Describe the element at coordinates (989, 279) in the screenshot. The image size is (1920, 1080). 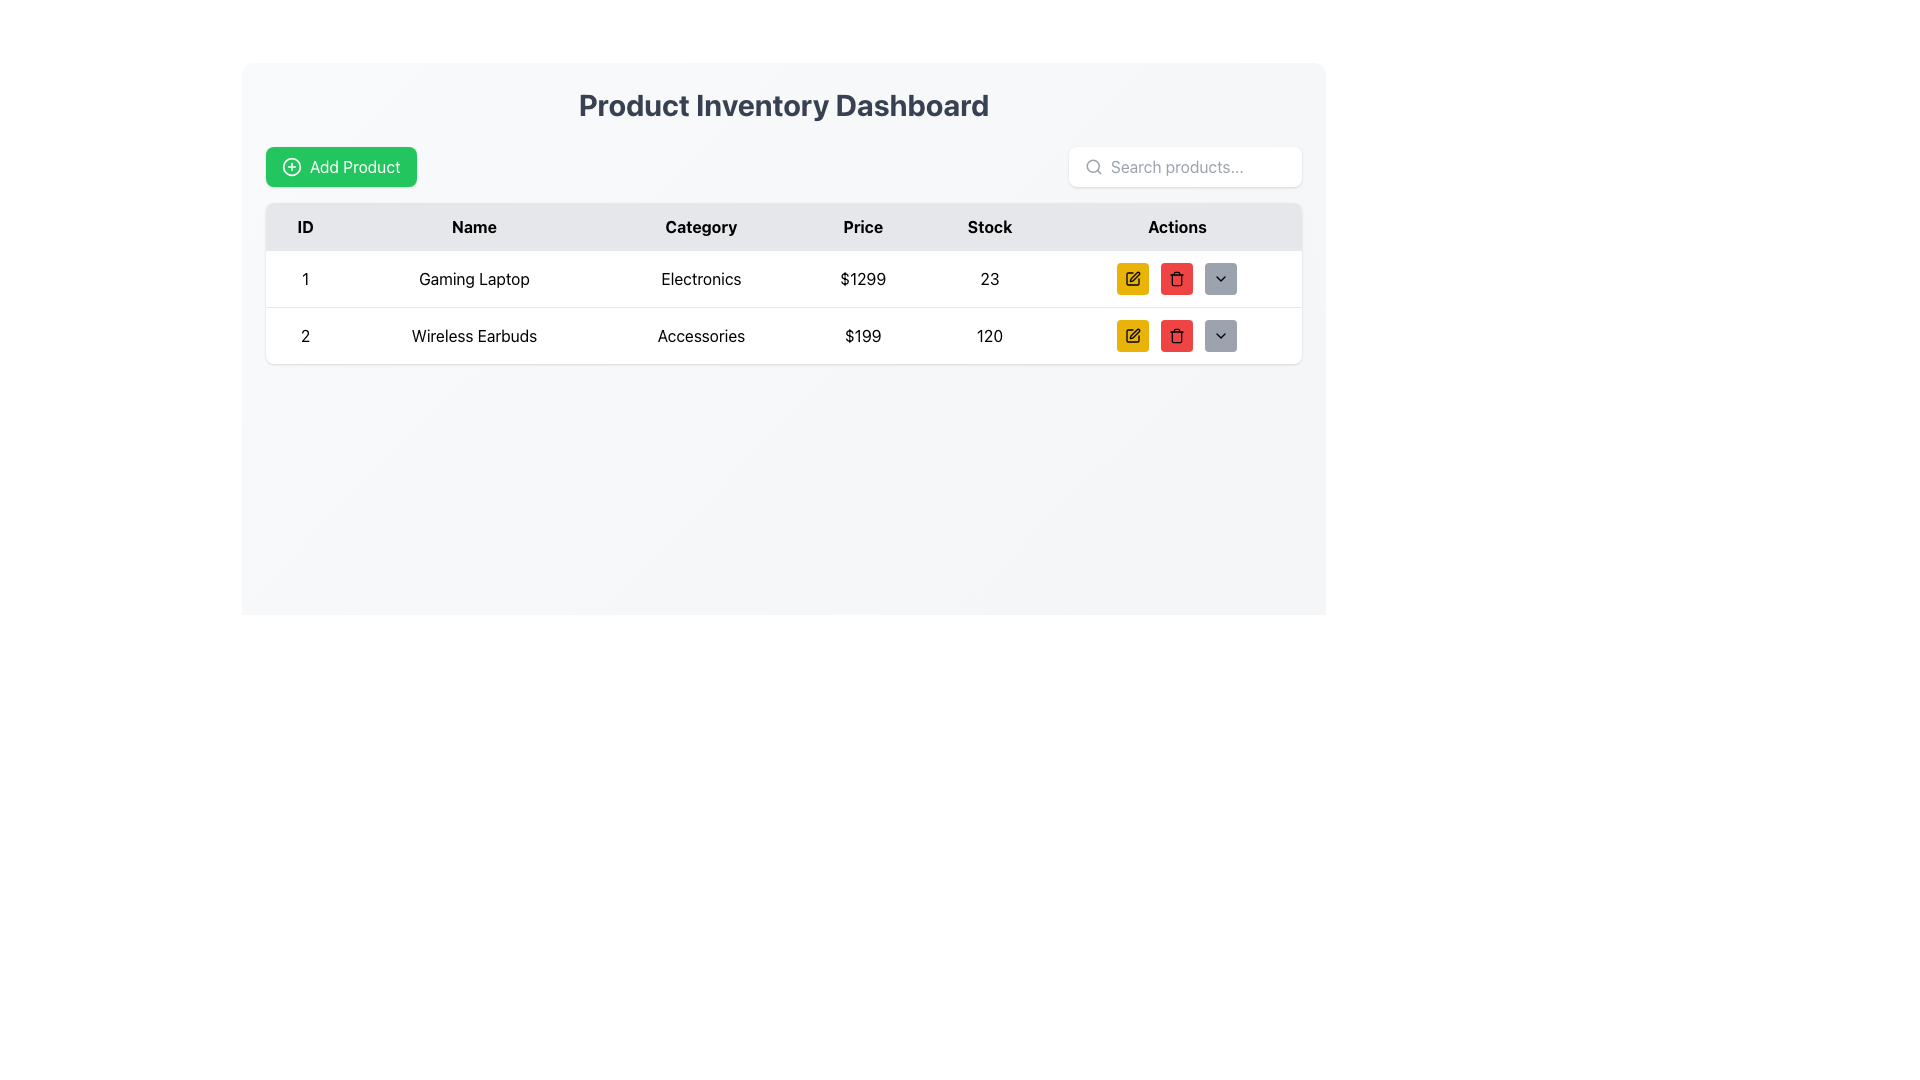
I see `displayed stock quantity information for the 'Gaming Laptop' product located in the 'Stock' column of the product information table` at that location.